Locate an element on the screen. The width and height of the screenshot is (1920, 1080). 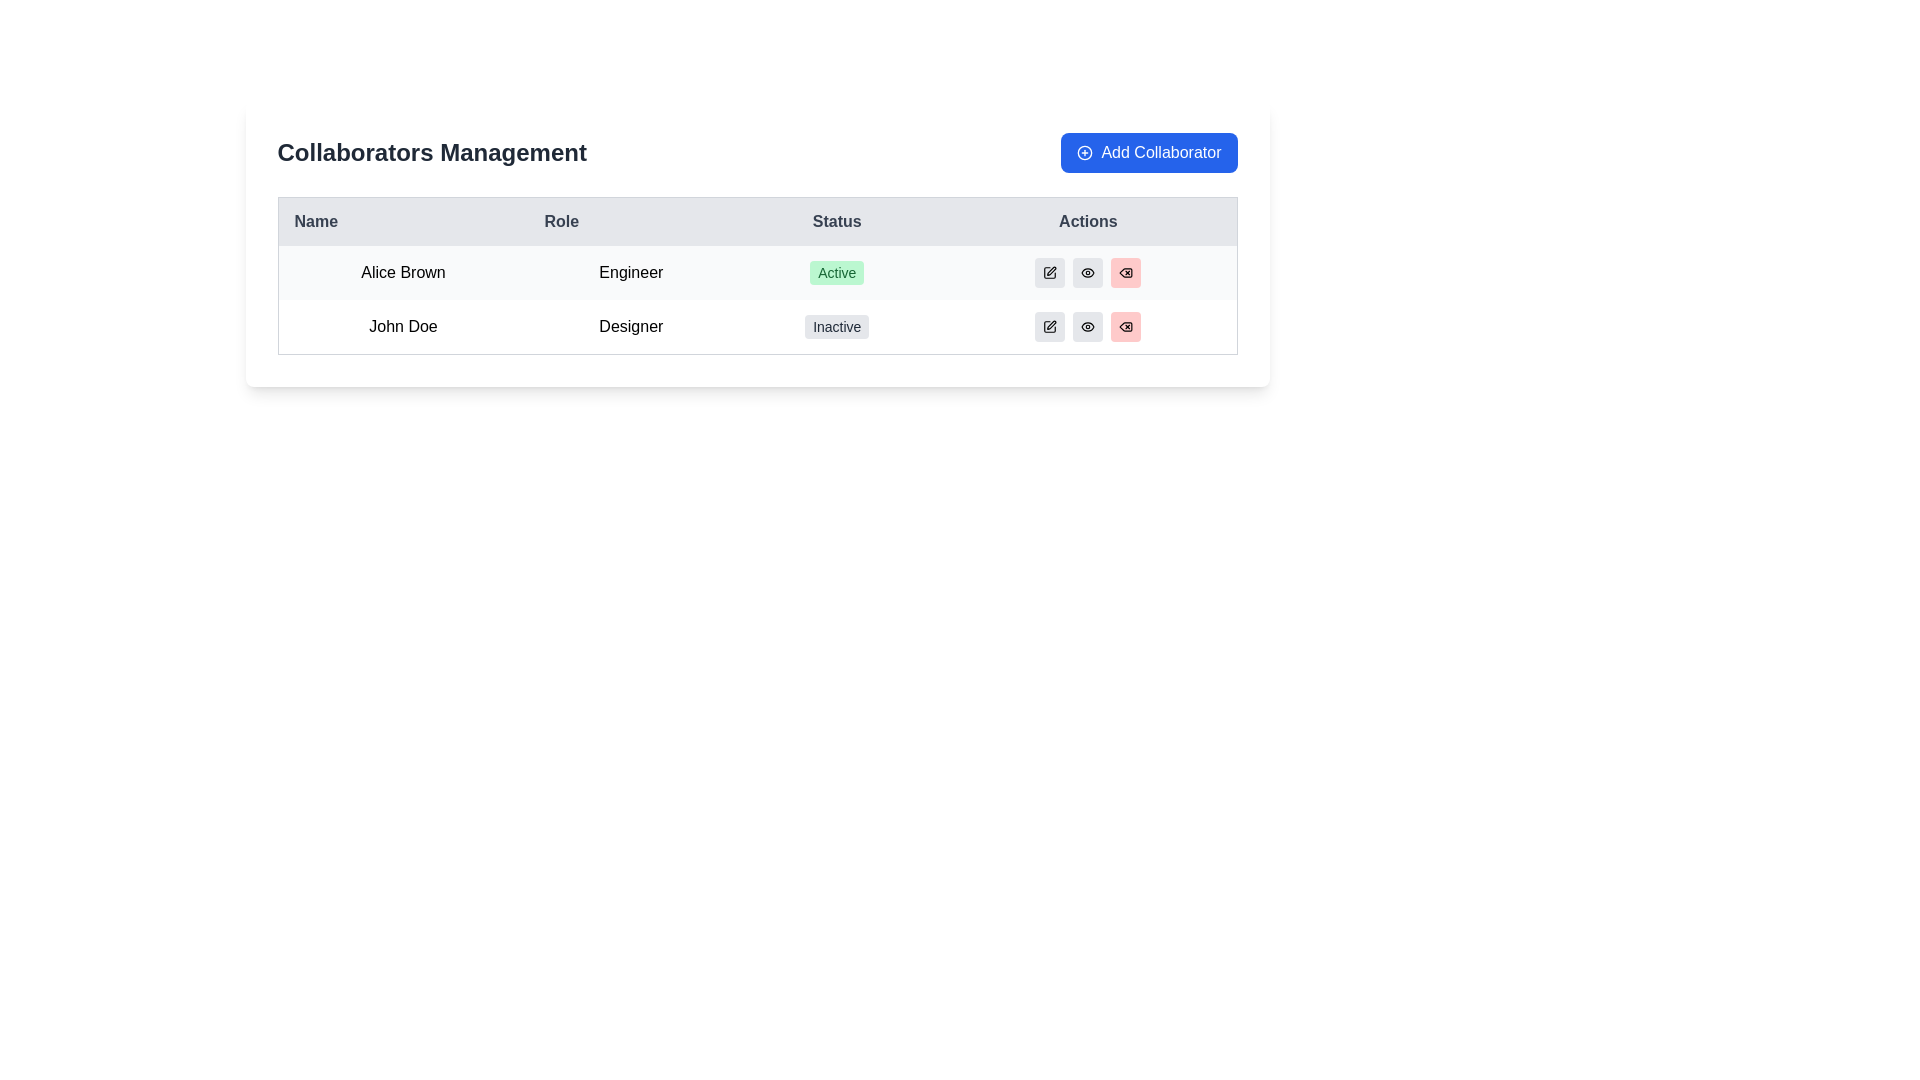
the edit icon located in the second row under the 'Actions' column to initiate edit mode for the associated row is located at coordinates (1049, 326).